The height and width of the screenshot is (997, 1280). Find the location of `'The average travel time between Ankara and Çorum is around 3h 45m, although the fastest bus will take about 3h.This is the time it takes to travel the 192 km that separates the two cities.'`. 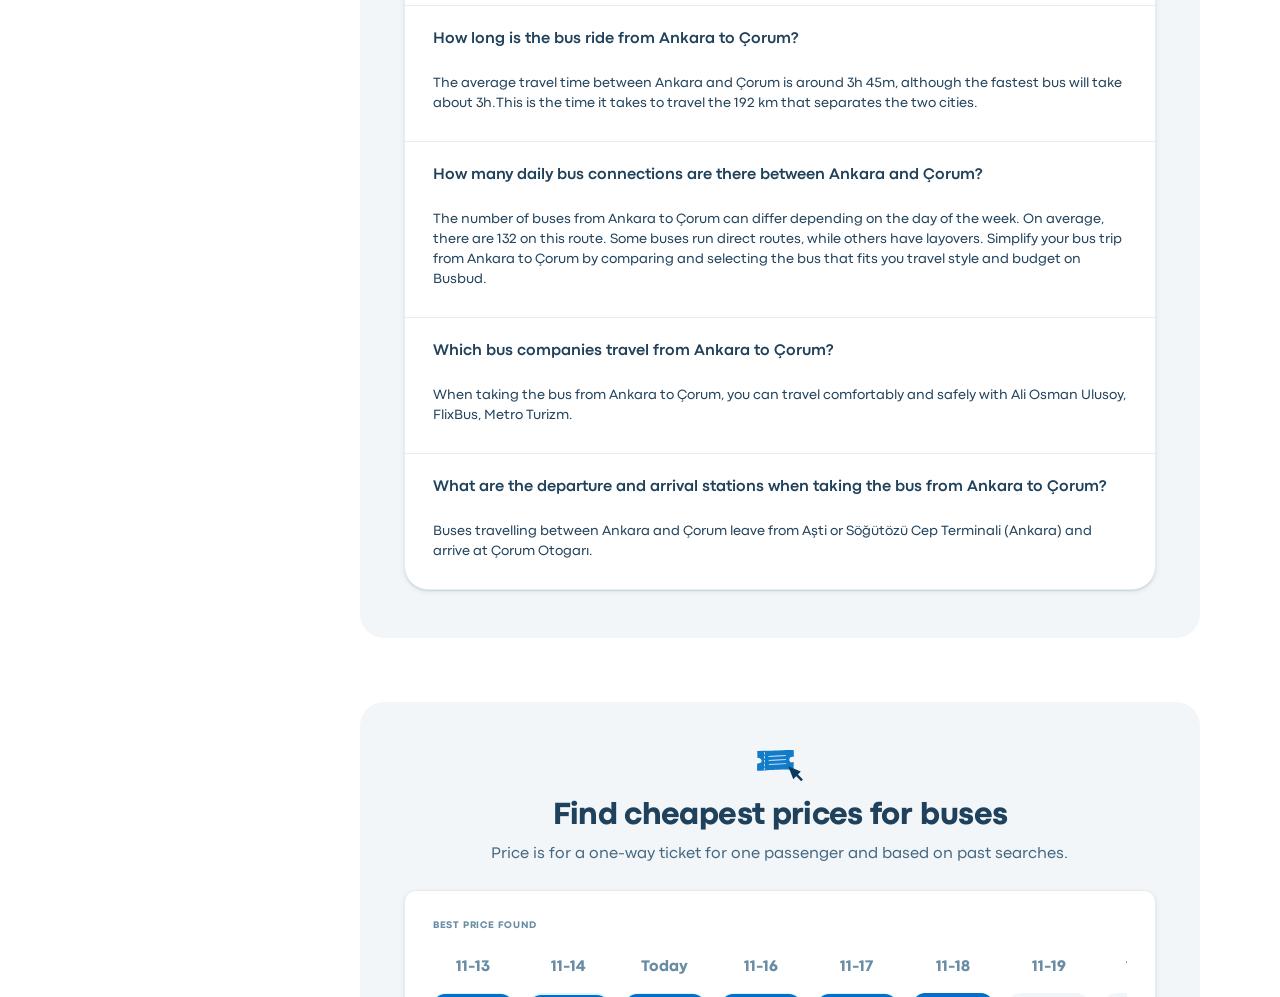

'The average travel time between Ankara and Çorum is around 3h 45m, although the fastest bus will take about 3h.This is the time it takes to travel the 192 km that separates the two cities.' is located at coordinates (775, 92).